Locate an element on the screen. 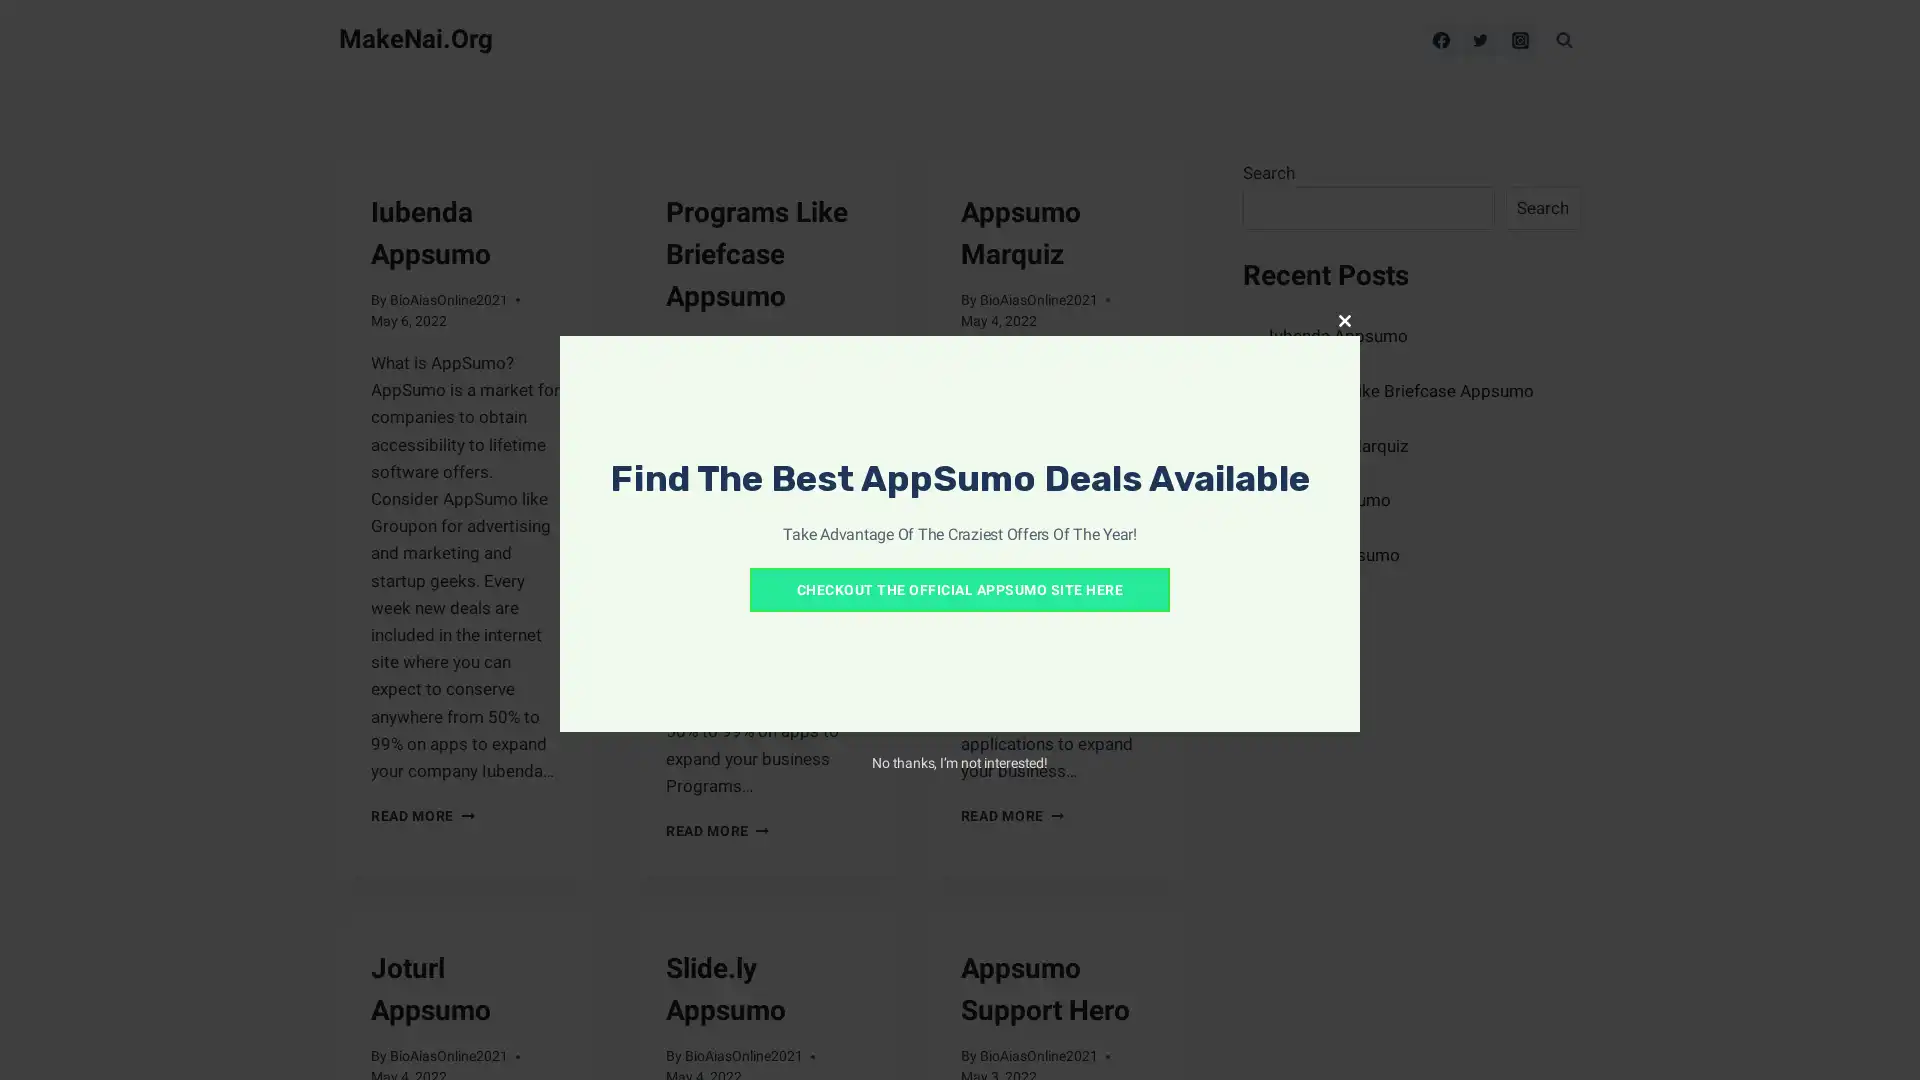 The image size is (1920, 1080). Search is located at coordinates (1541, 208).